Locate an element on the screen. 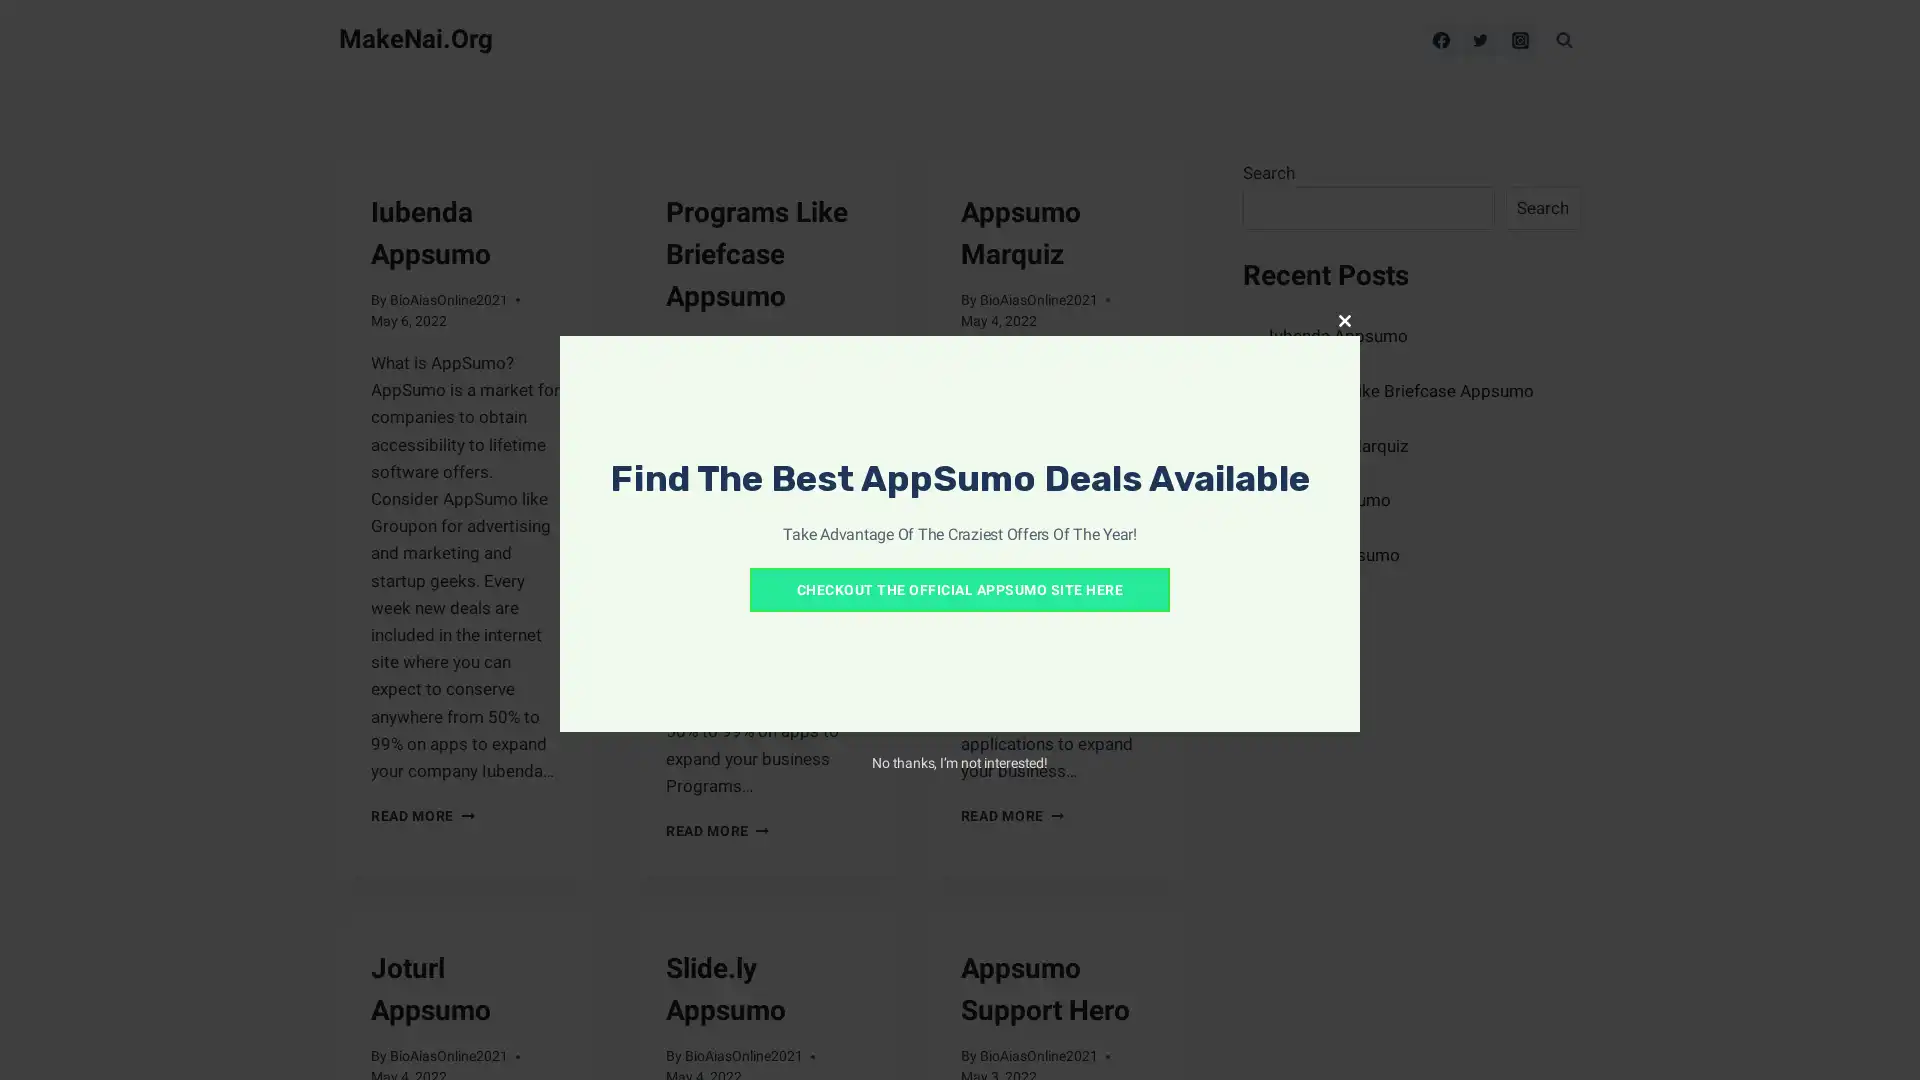 The image size is (1920, 1080). Search is located at coordinates (1541, 208).